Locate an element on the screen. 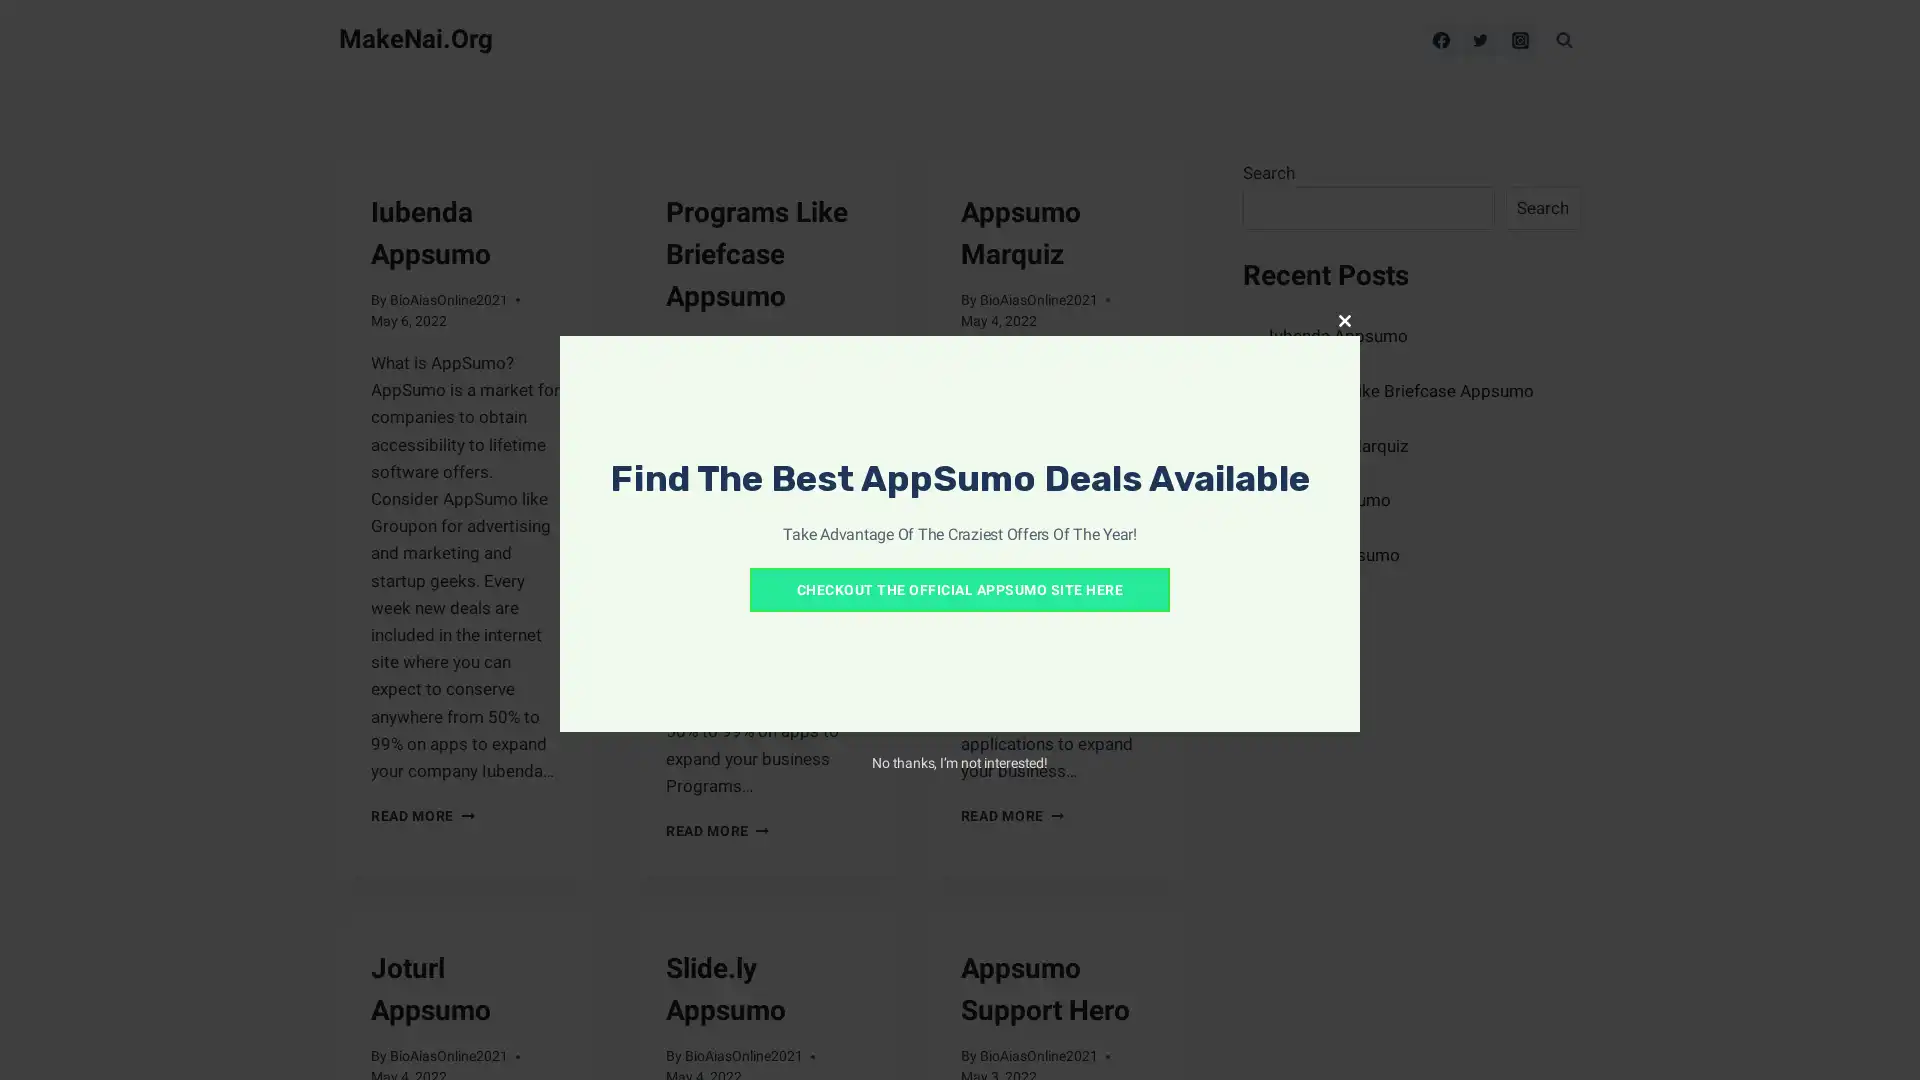 The image size is (1920, 1080). Search is located at coordinates (1541, 208).